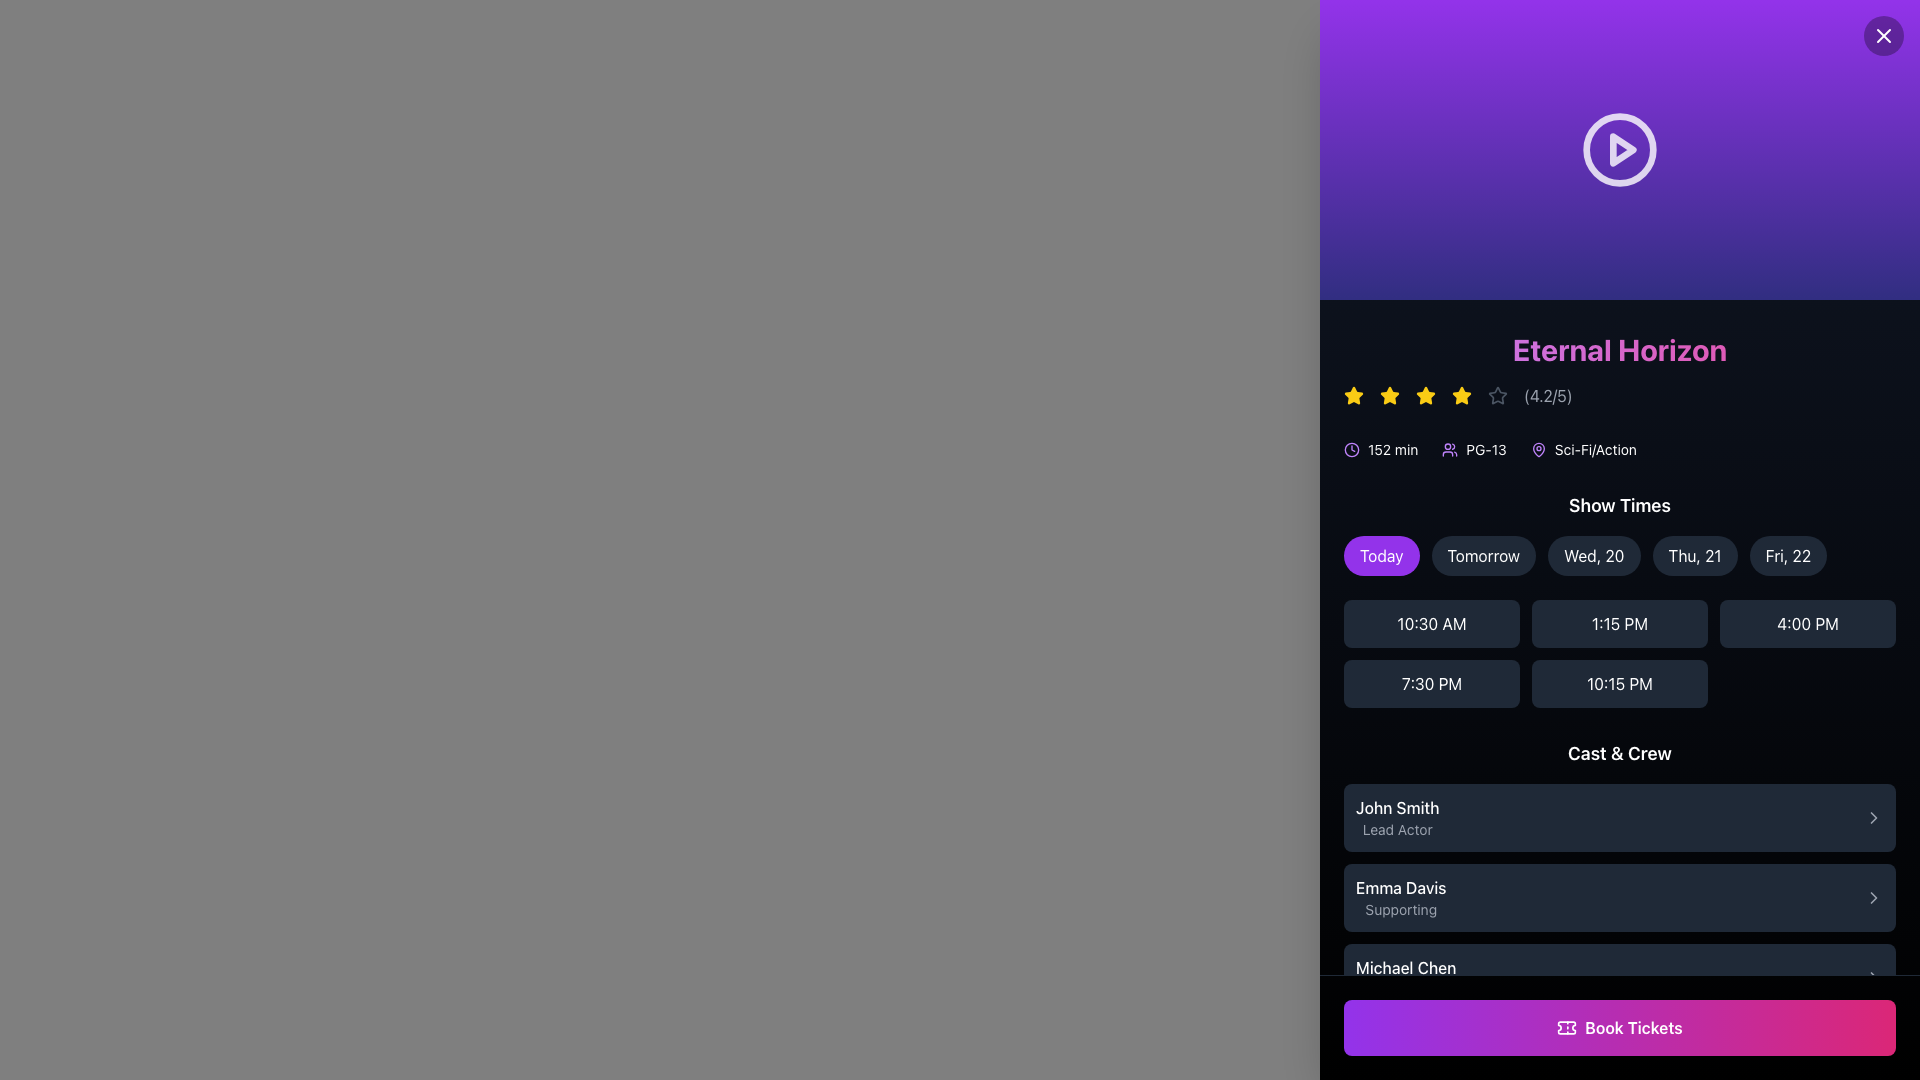 This screenshot has width=1920, height=1080. What do you see at coordinates (1474, 450) in the screenshot?
I see `the informative label displaying the movie rating 'PG-13', which is the second element in the group that includes movie duration and genre` at bounding box center [1474, 450].